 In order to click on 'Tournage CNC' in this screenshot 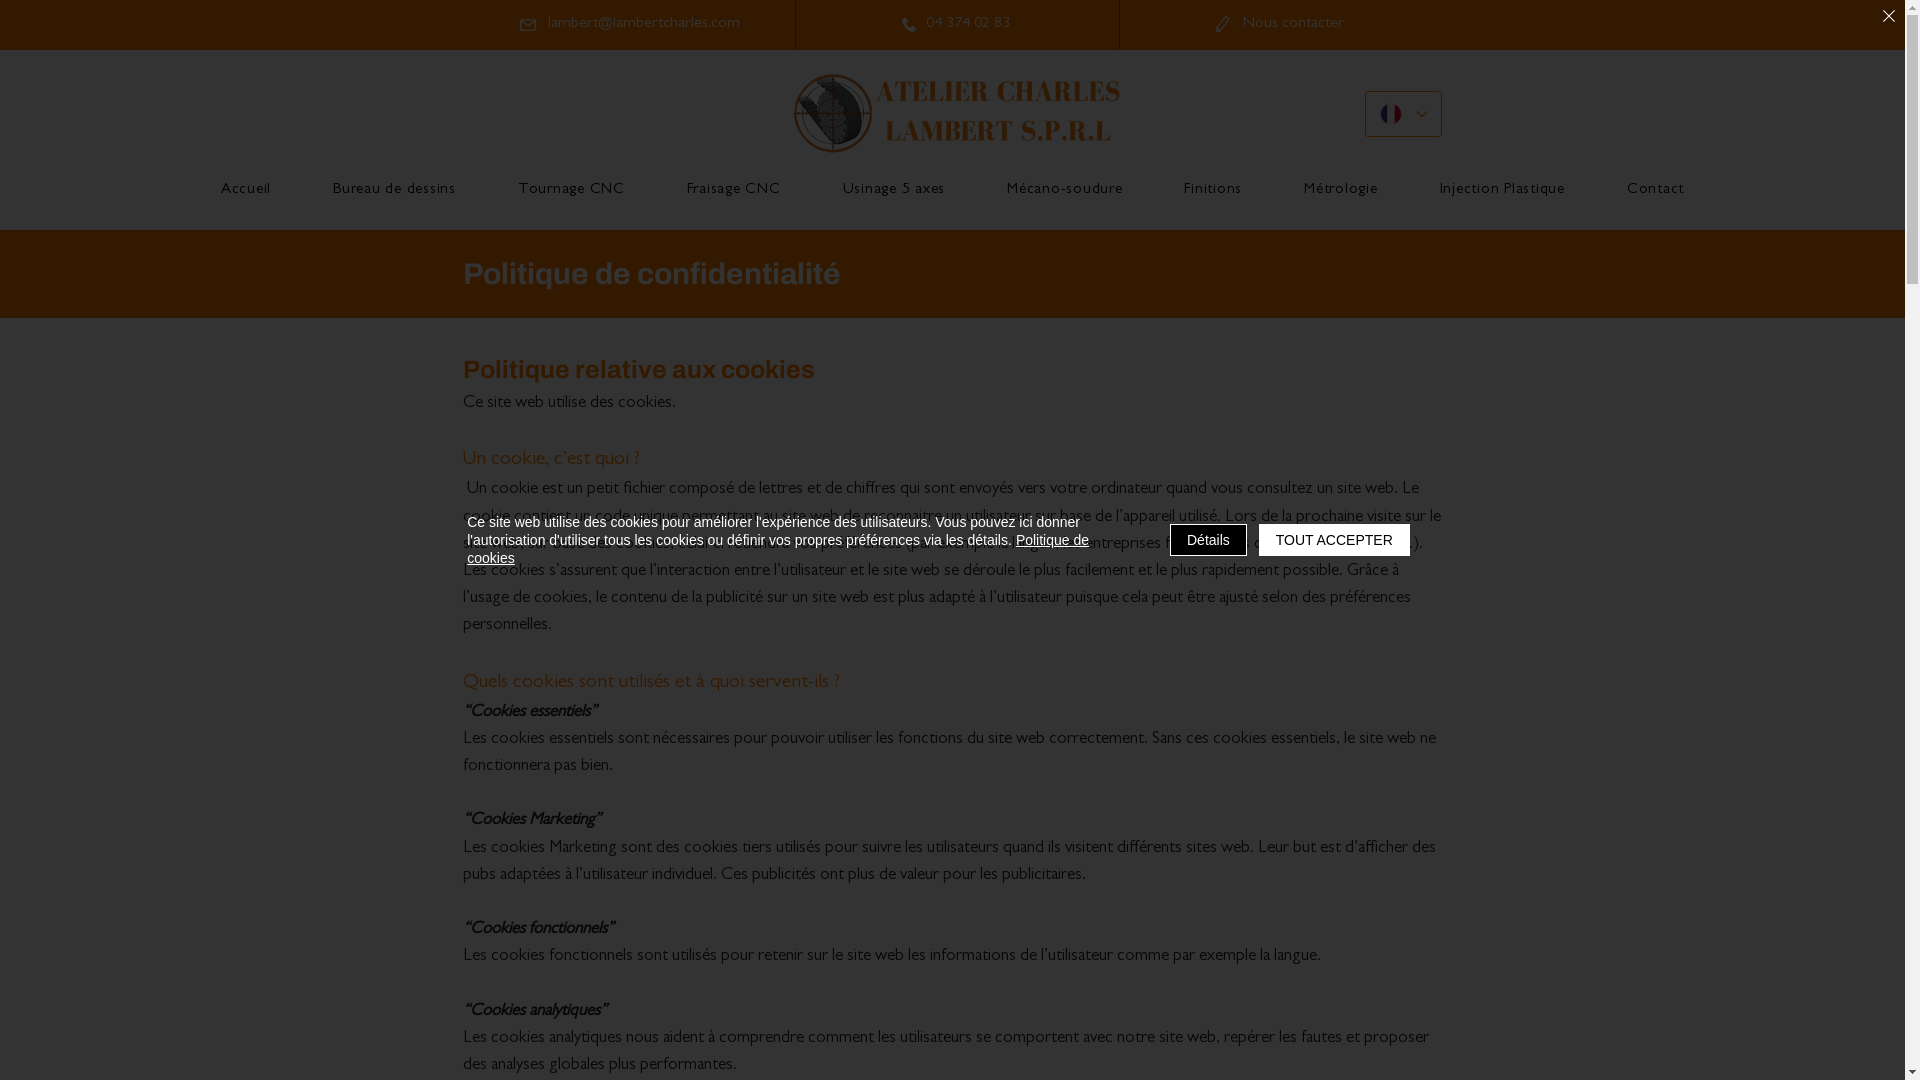, I will do `click(570, 191)`.